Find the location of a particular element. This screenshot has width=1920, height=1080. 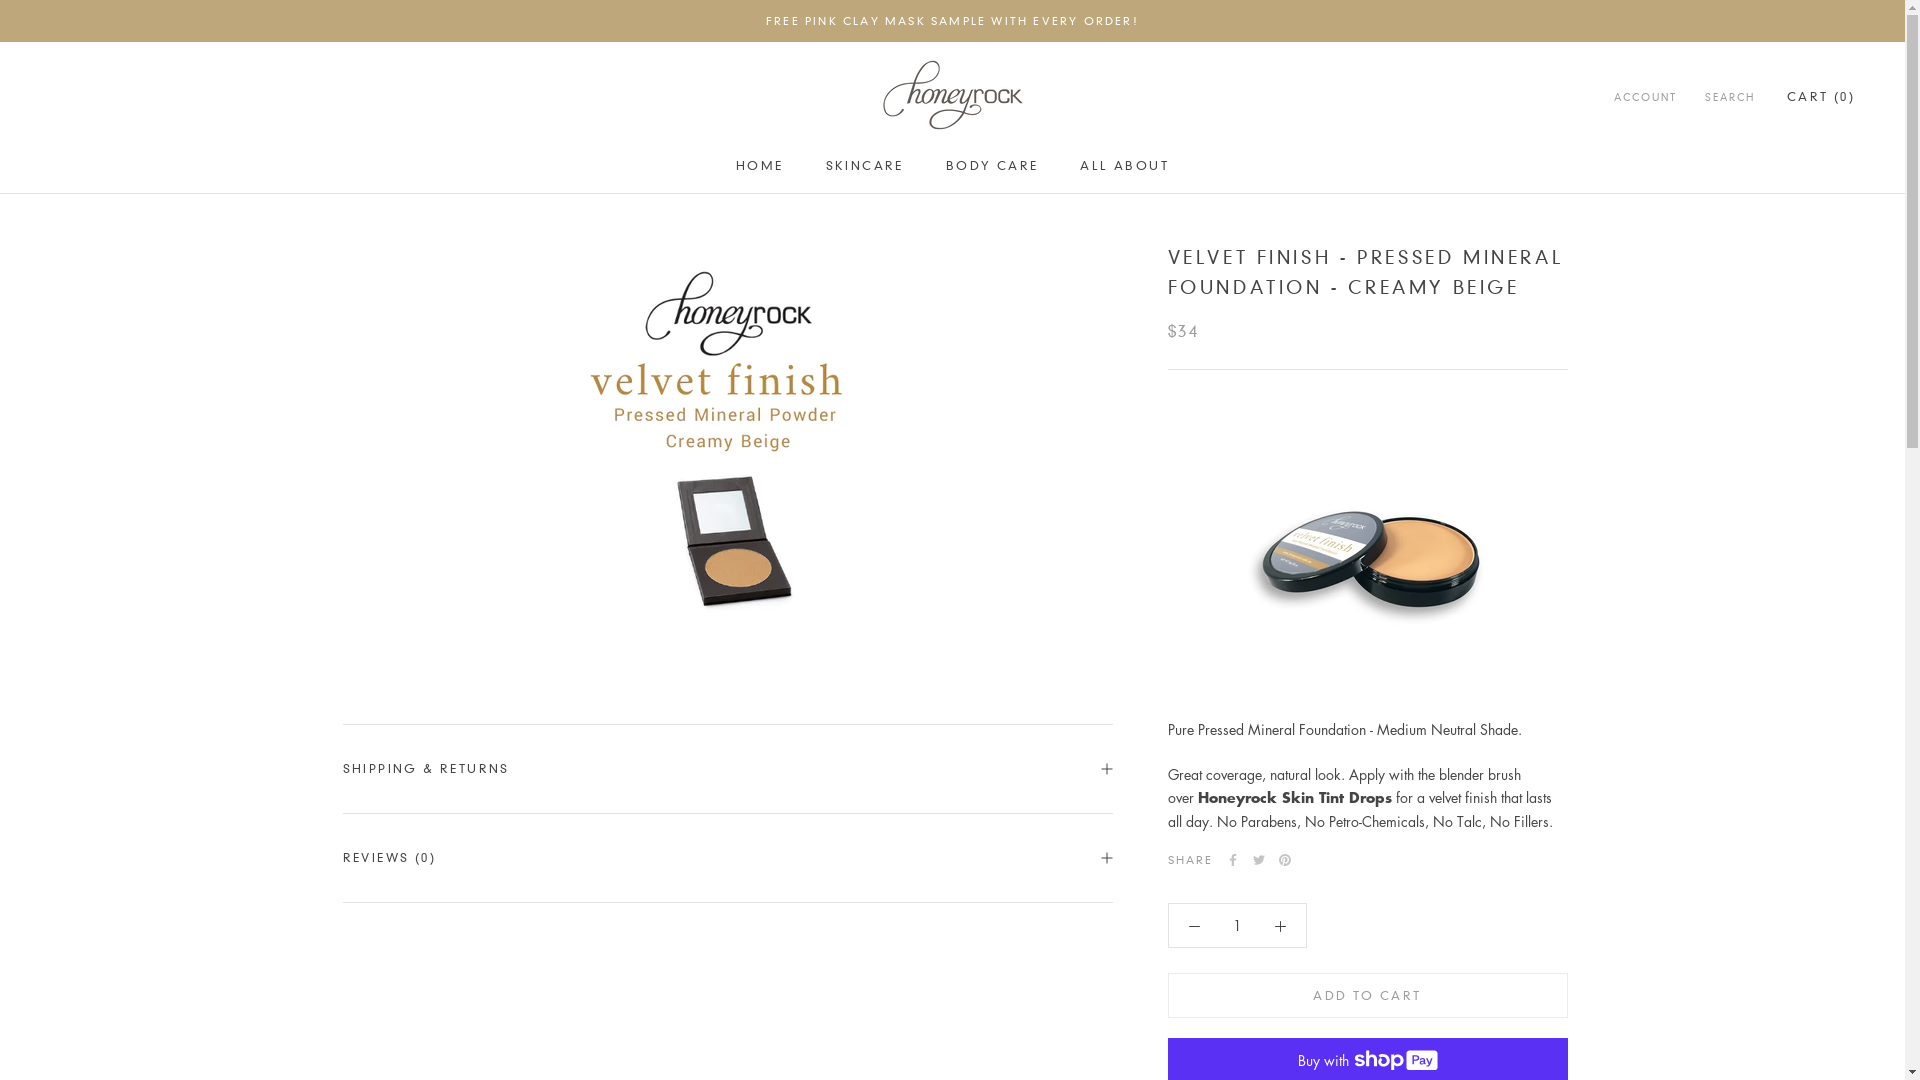

'HOME is located at coordinates (758, 164).